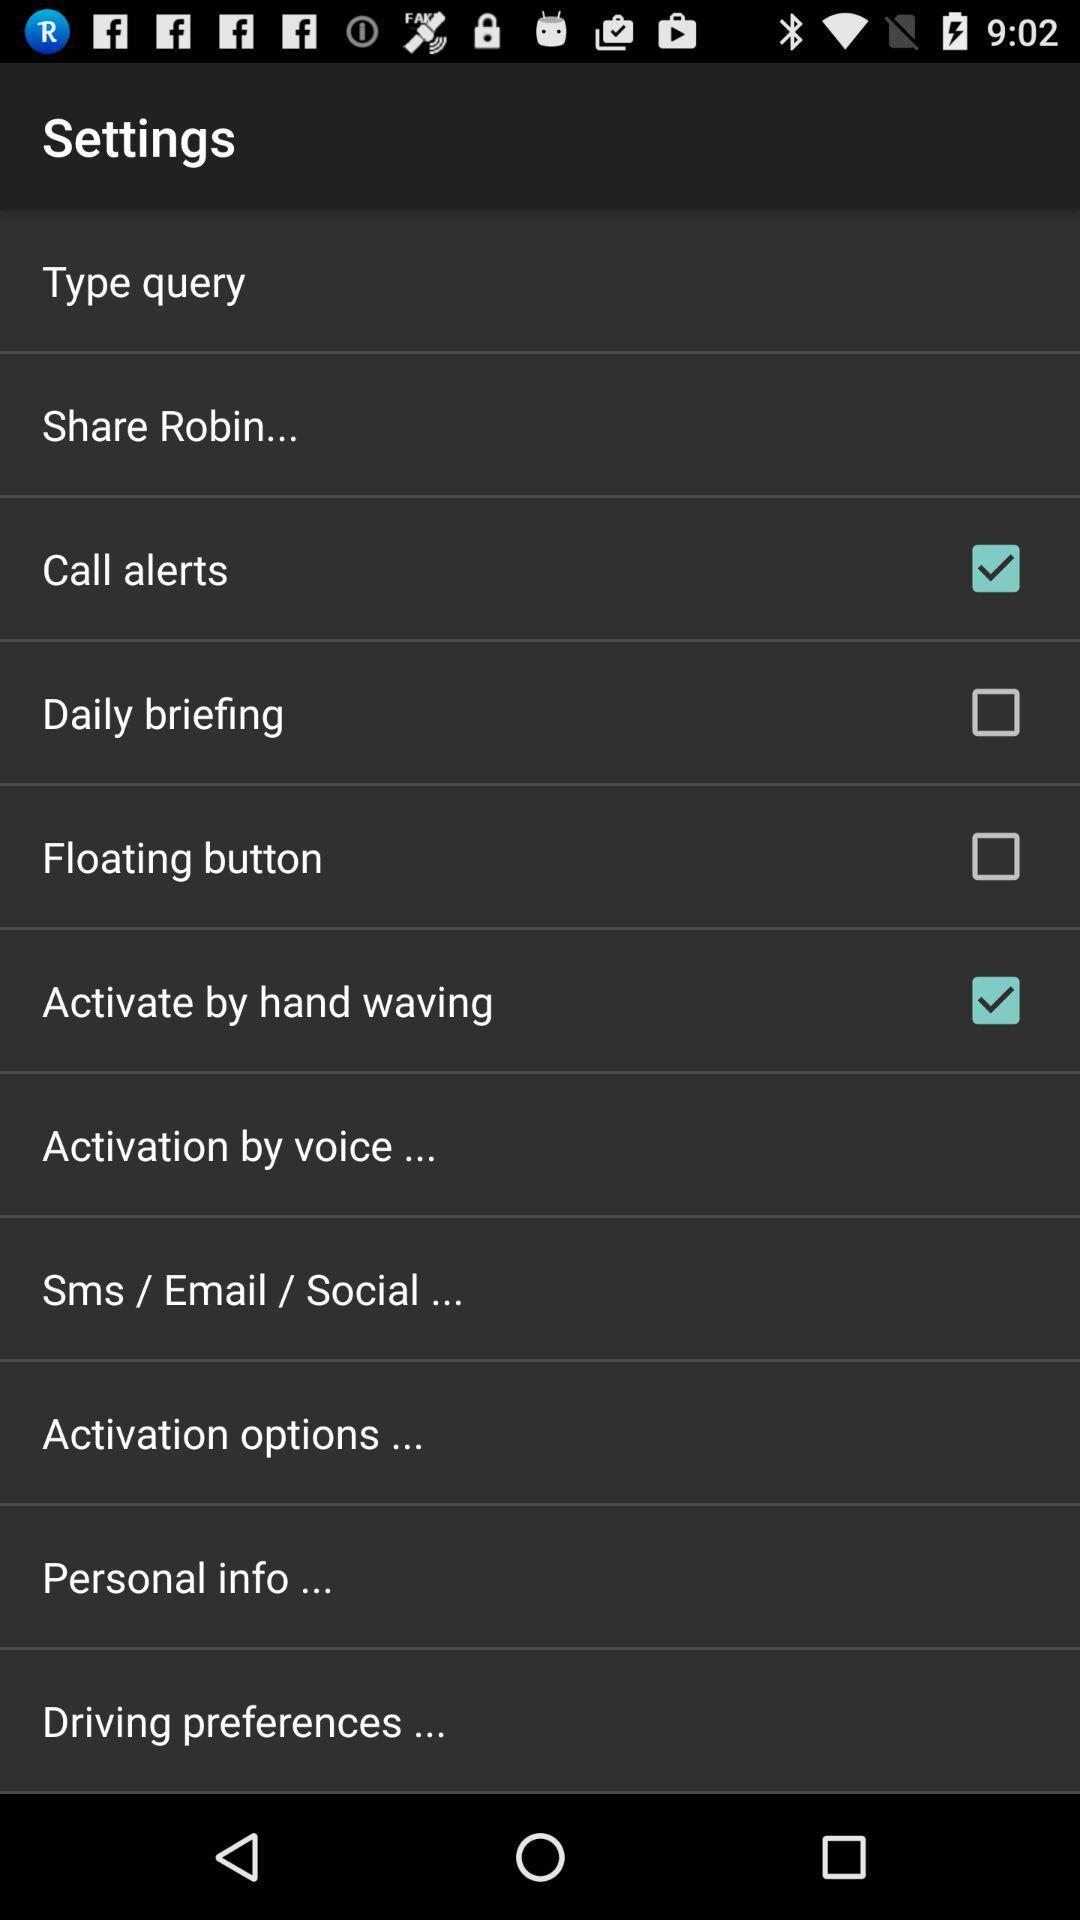 Image resolution: width=1080 pixels, height=1920 pixels. What do you see at coordinates (162, 712) in the screenshot?
I see `the icon below the call alerts item` at bounding box center [162, 712].